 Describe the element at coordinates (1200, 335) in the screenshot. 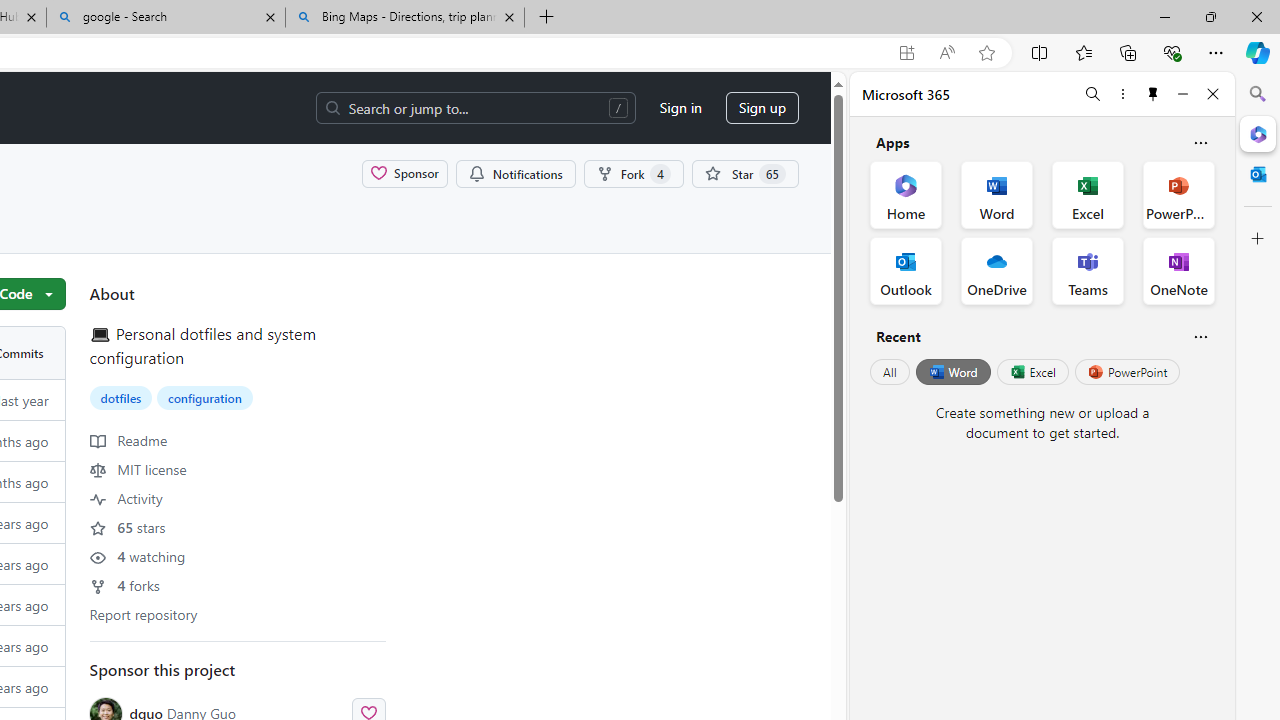

I see `'Is this helpful?'` at that location.